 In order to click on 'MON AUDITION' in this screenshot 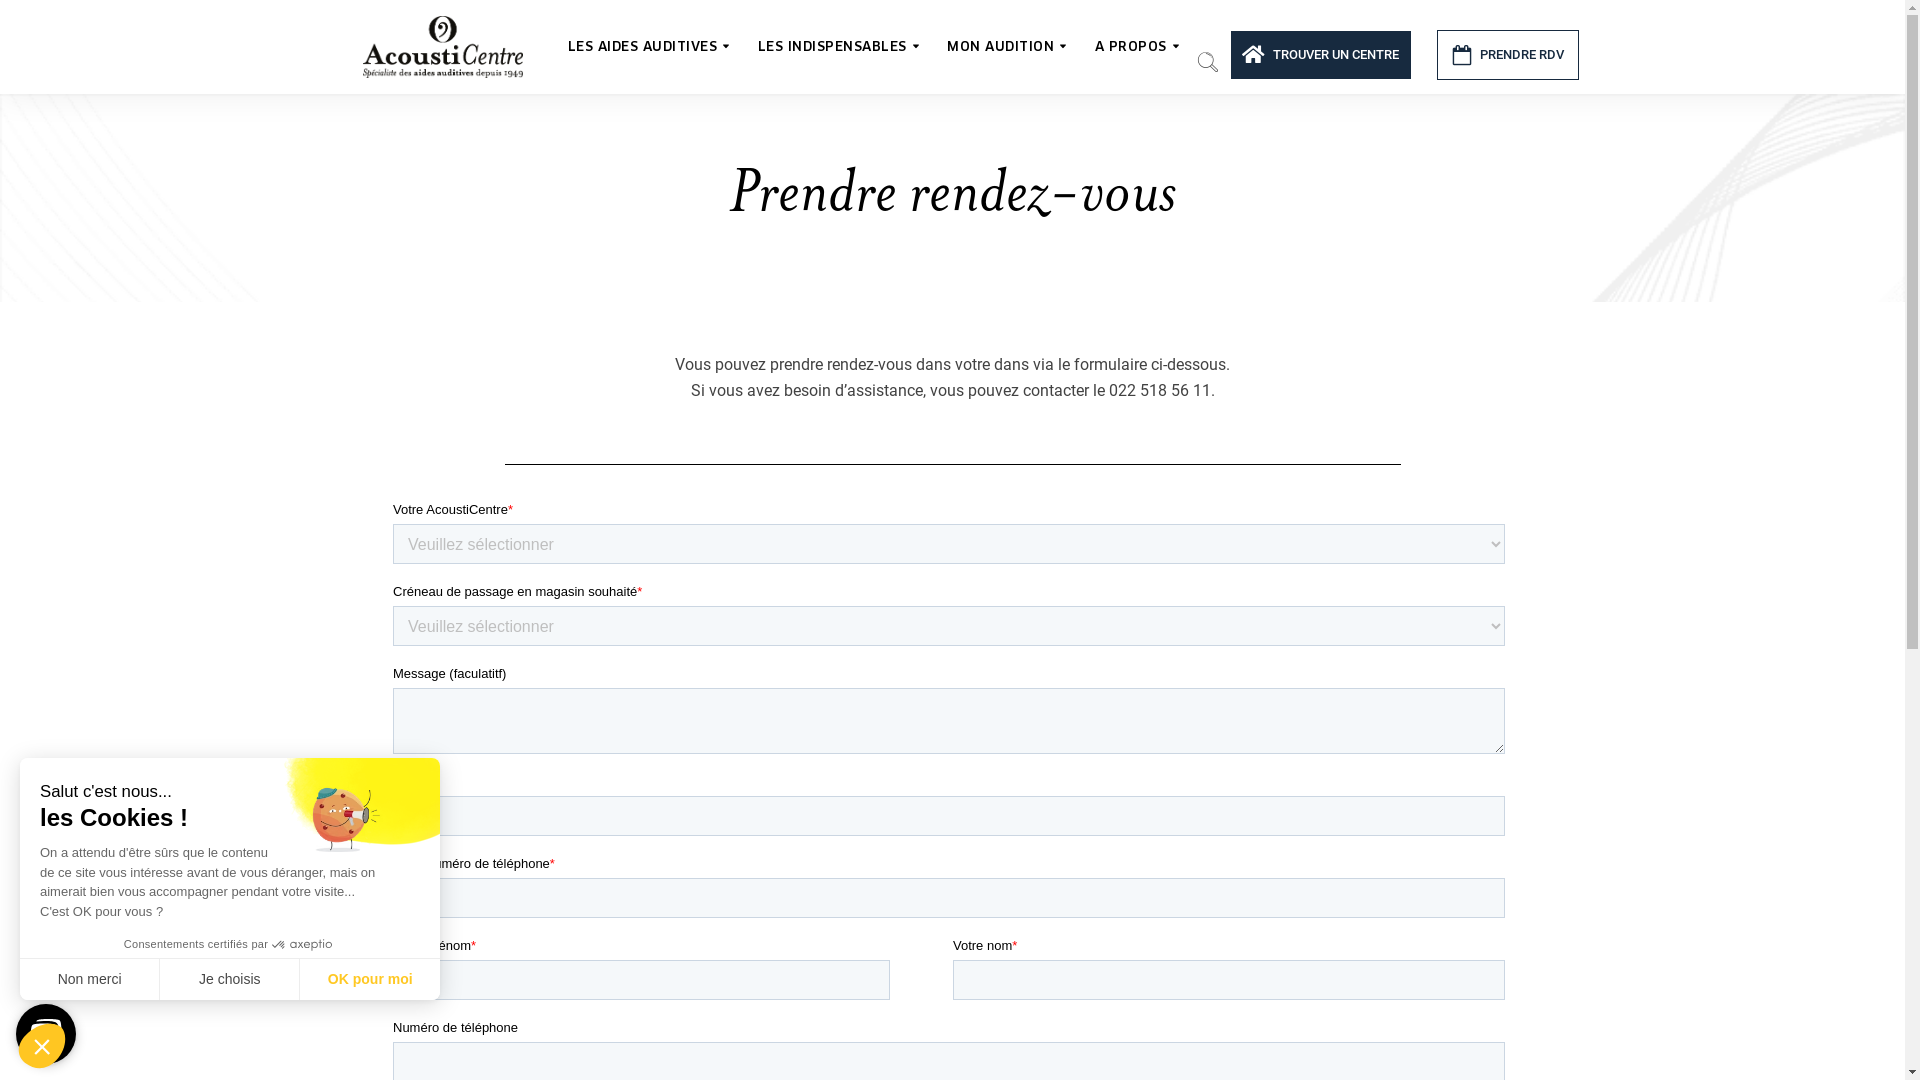, I will do `click(1006, 45)`.